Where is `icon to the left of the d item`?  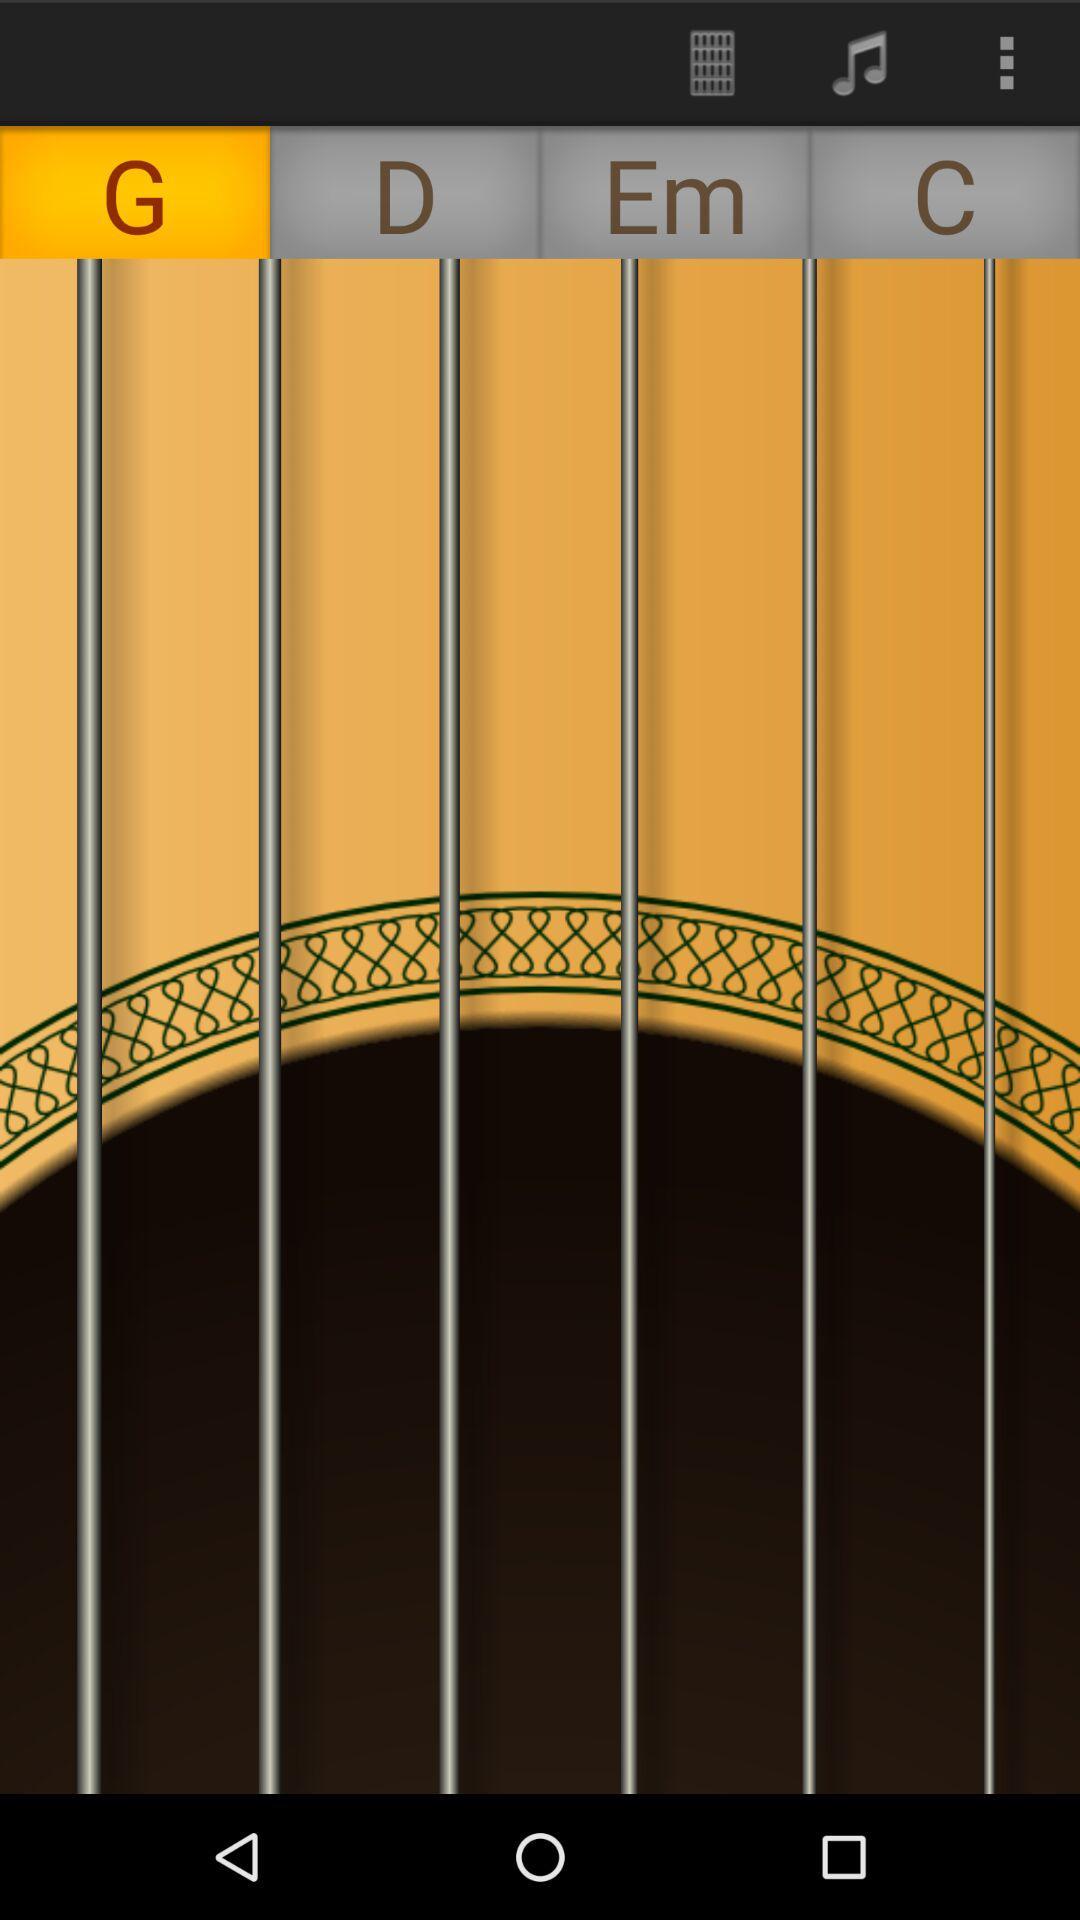
icon to the left of the d item is located at coordinates (135, 192).